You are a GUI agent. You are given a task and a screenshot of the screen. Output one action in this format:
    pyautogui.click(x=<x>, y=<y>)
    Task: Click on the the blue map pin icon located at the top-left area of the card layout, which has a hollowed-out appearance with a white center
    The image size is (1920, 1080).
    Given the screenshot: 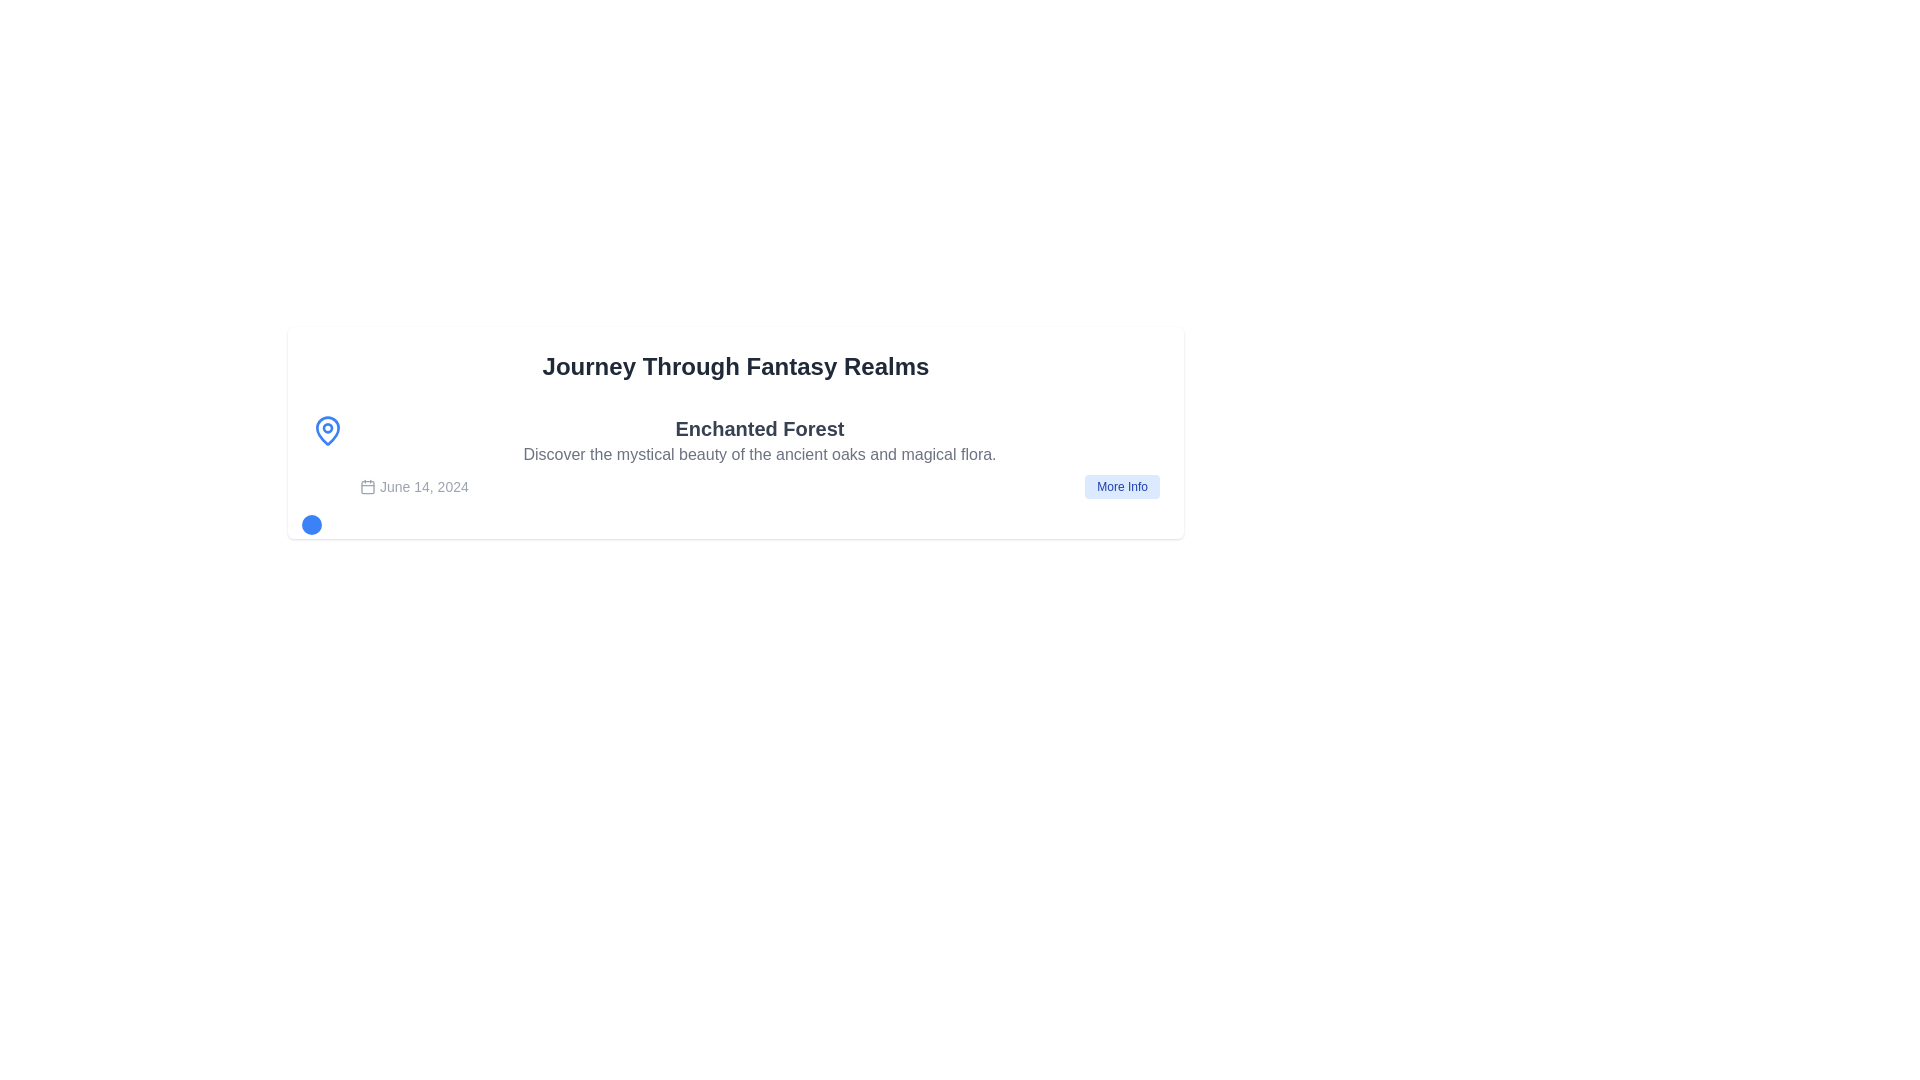 What is the action you would take?
    pyautogui.click(x=327, y=428)
    